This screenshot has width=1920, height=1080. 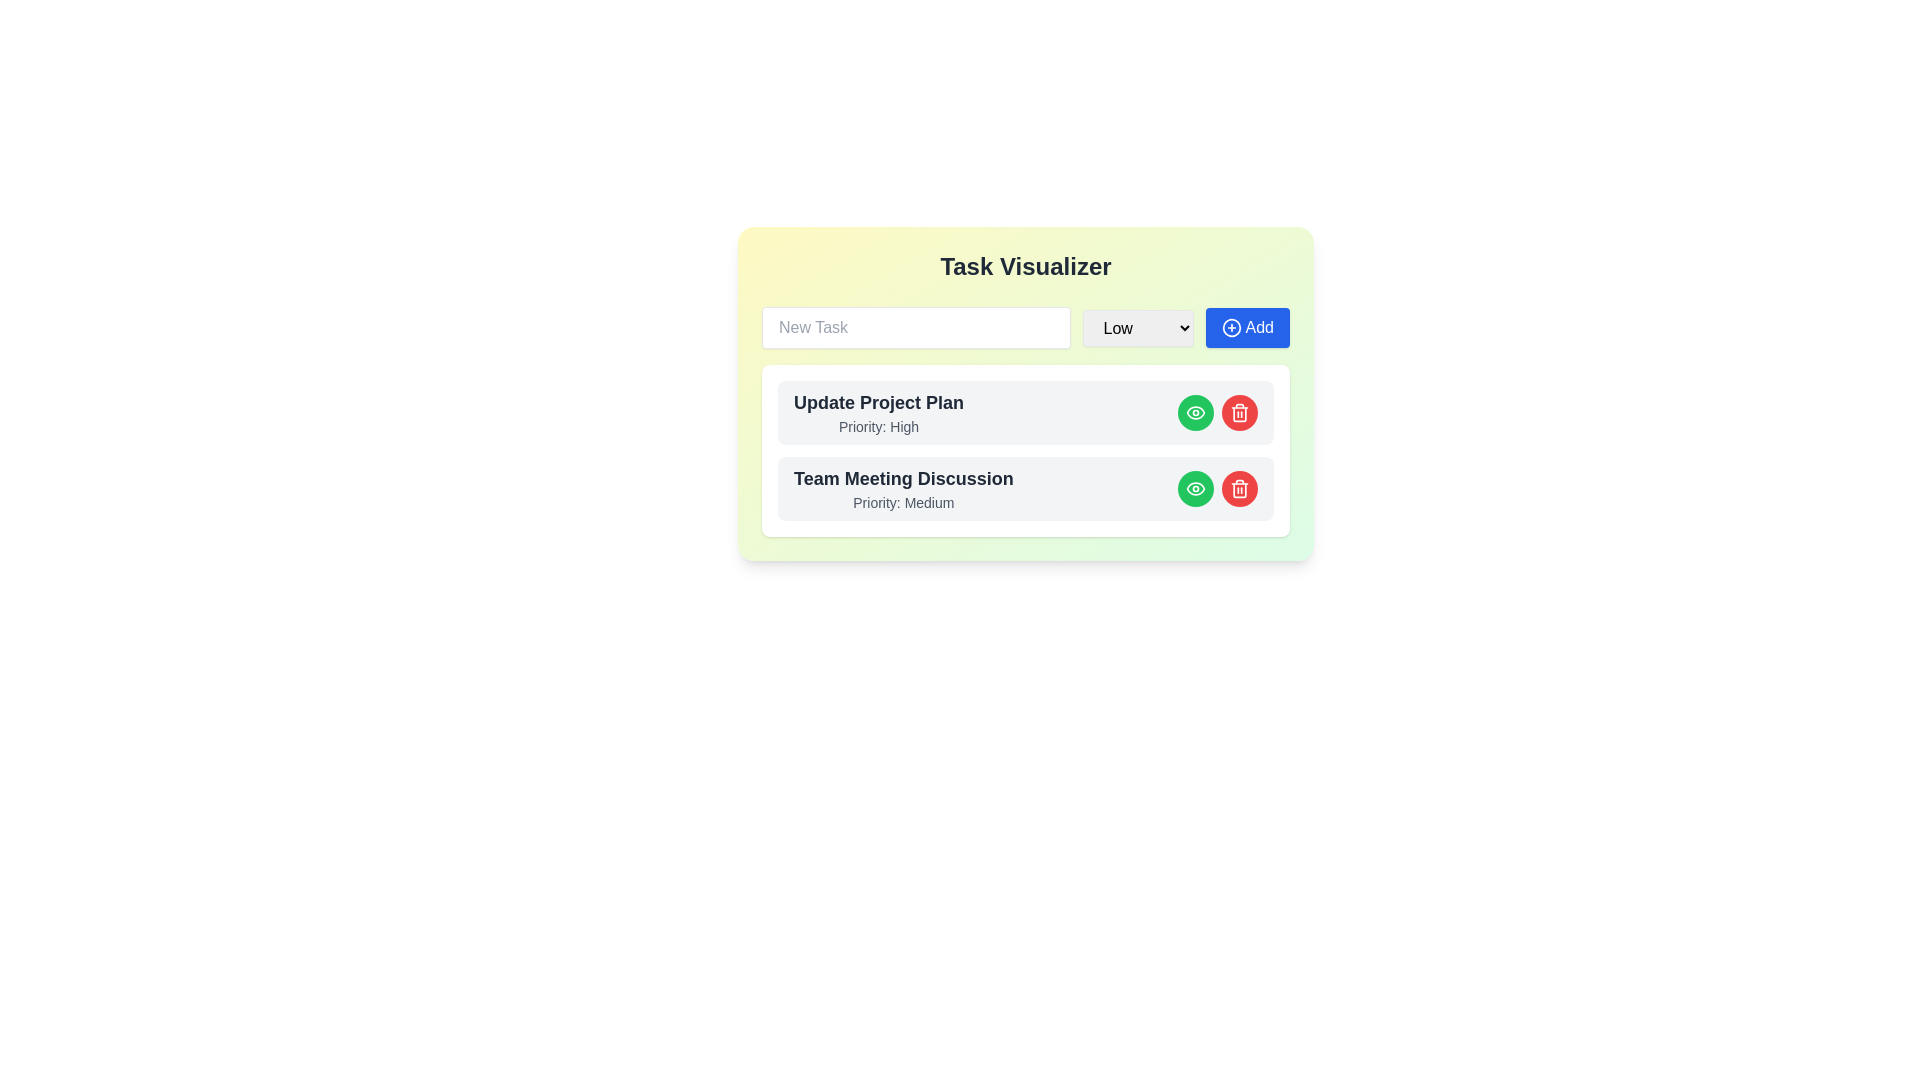 What do you see at coordinates (1238, 411) in the screenshot?
I see `the circular red delete button with a white trash can icon located to the right of the 'Update Project Plan' task entry` at bounding box center [1238, 411].